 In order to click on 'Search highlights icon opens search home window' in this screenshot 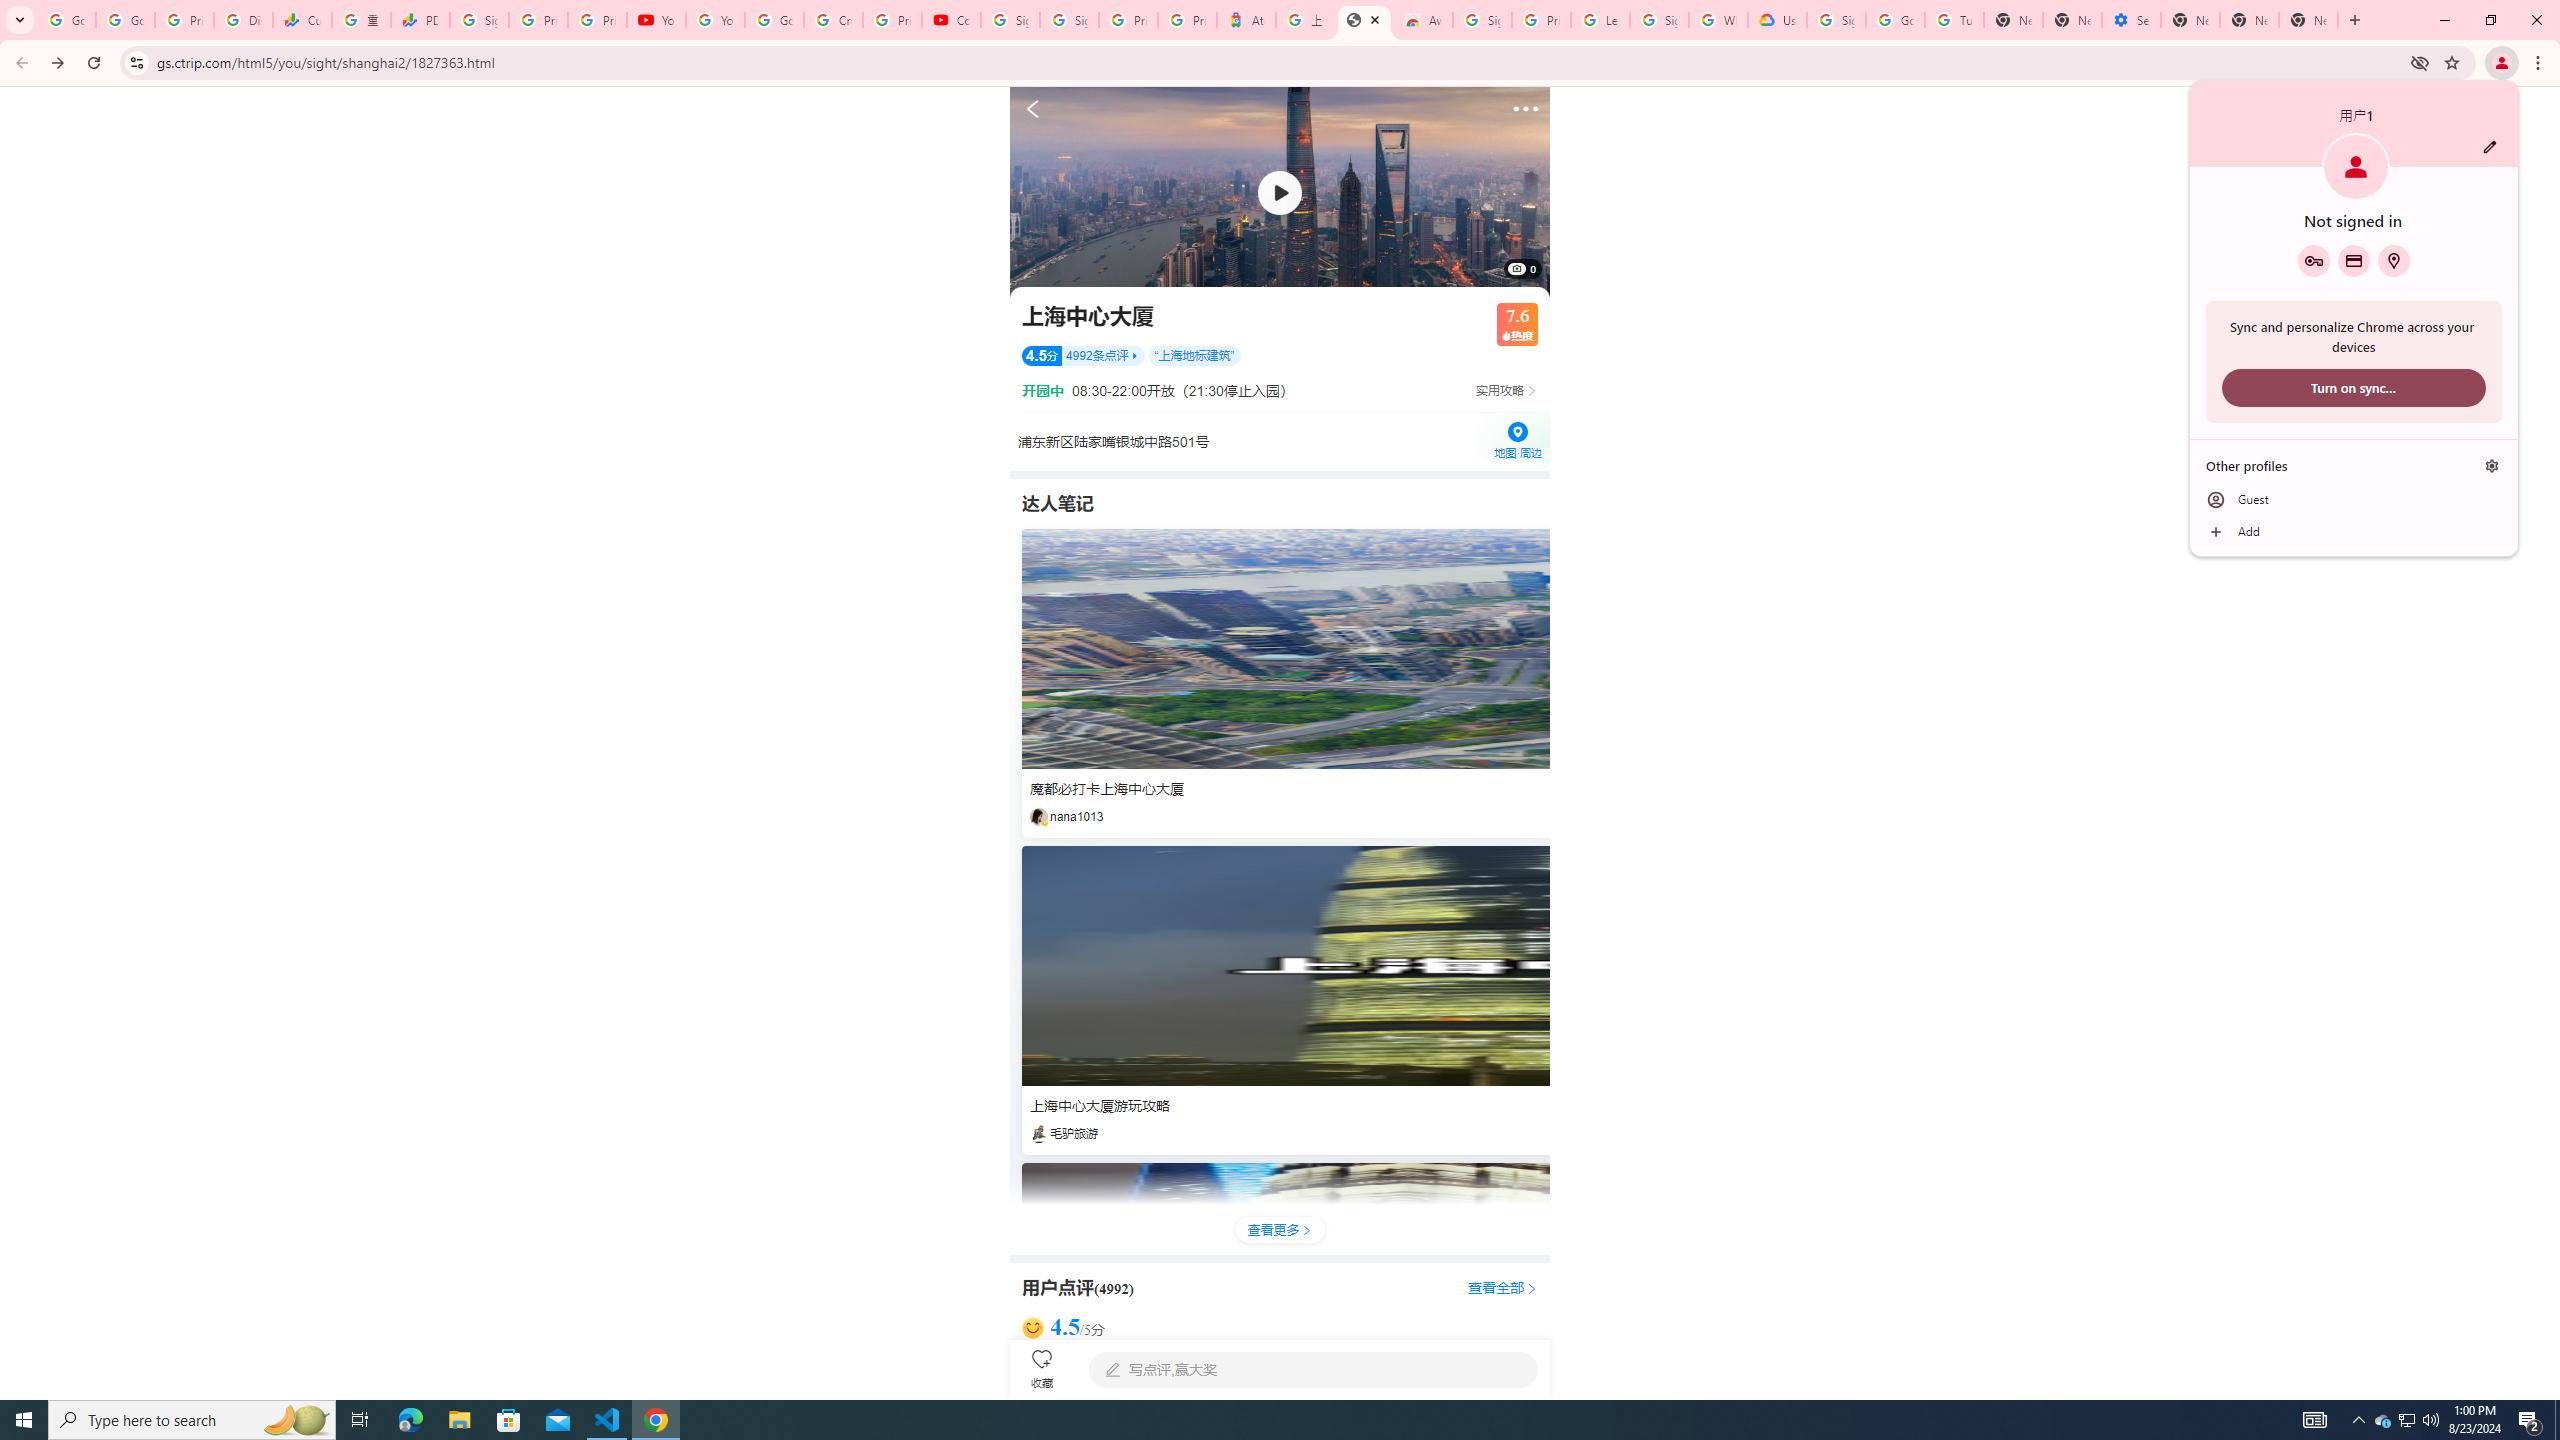, I will do `click(294, 1418)`.